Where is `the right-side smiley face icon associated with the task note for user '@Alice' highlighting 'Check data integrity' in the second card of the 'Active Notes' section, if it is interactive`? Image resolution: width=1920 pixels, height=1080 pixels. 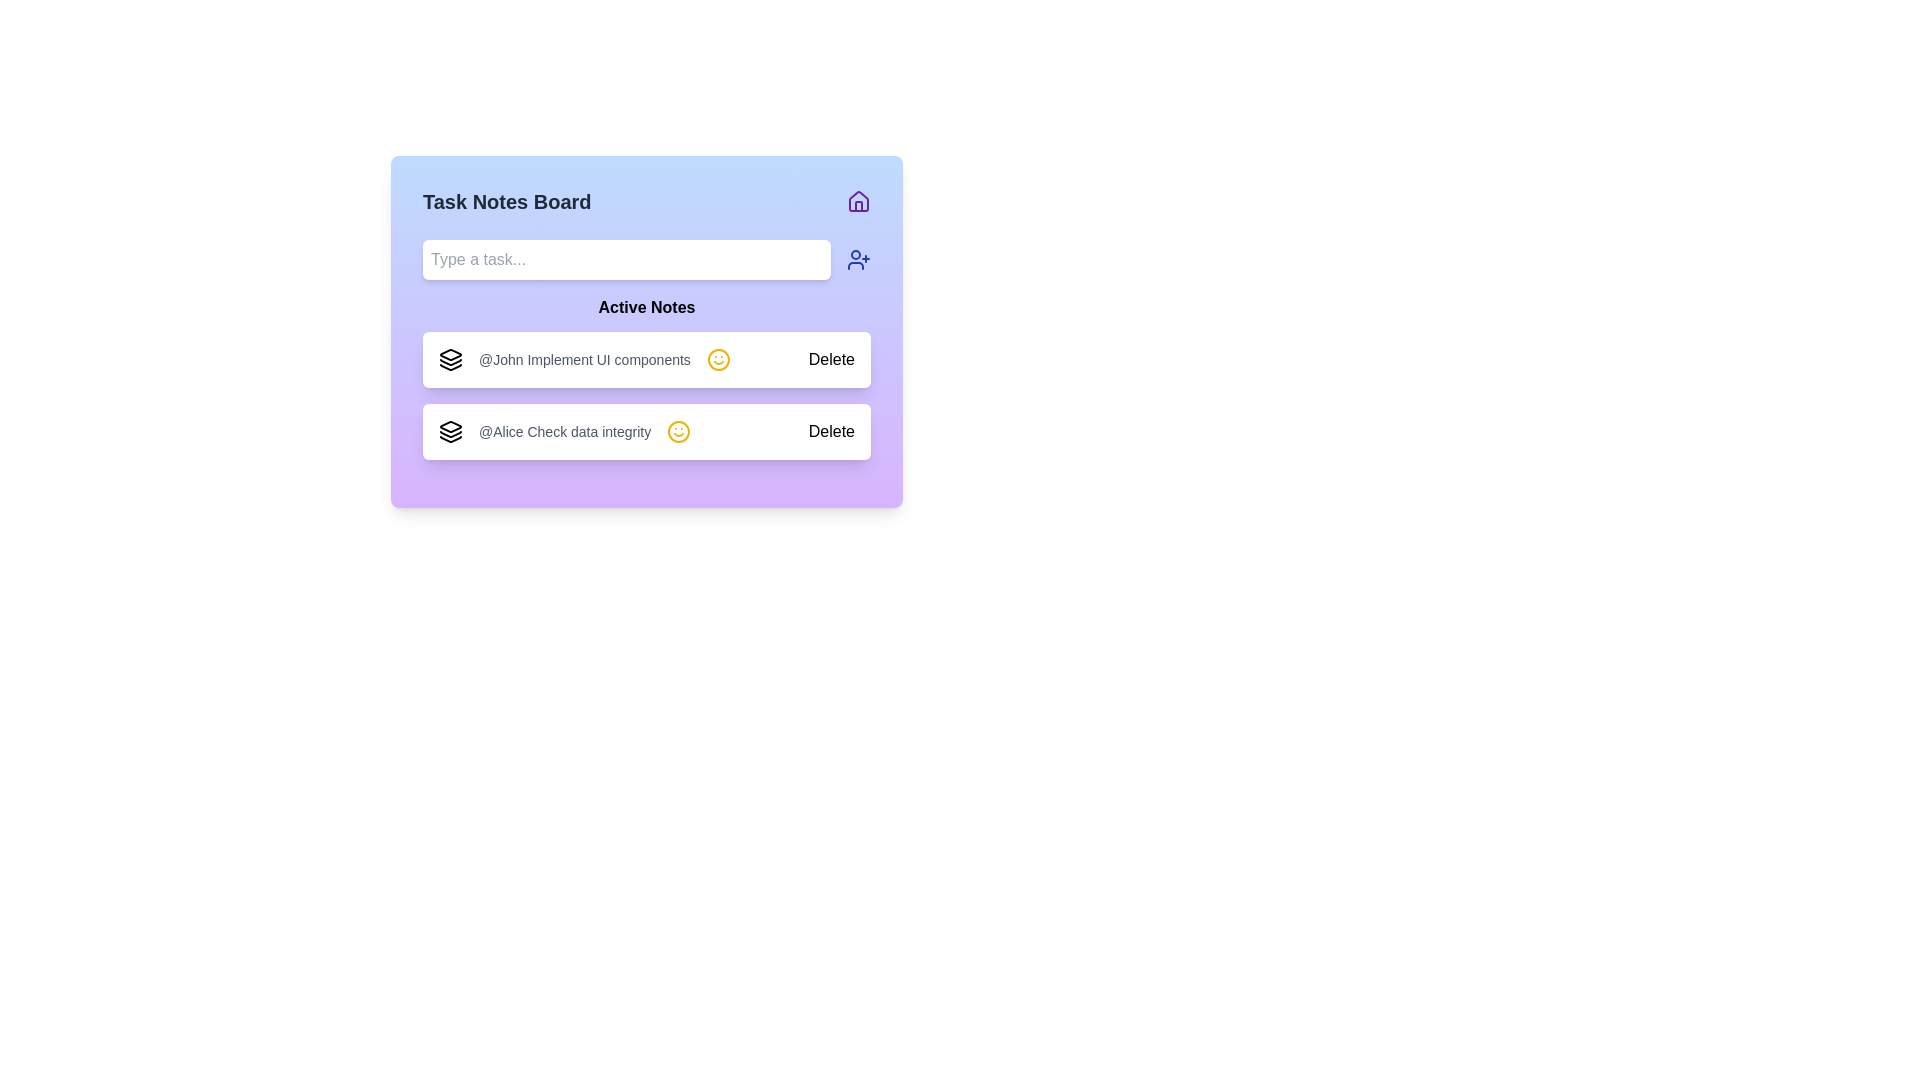
the right-side smiley face icon associated with the task note for user '@Alice' highlighting 'Check data integrity' in the second card of the 'Active Notes' section, if it is interactive is located at coordinates (564, 431).